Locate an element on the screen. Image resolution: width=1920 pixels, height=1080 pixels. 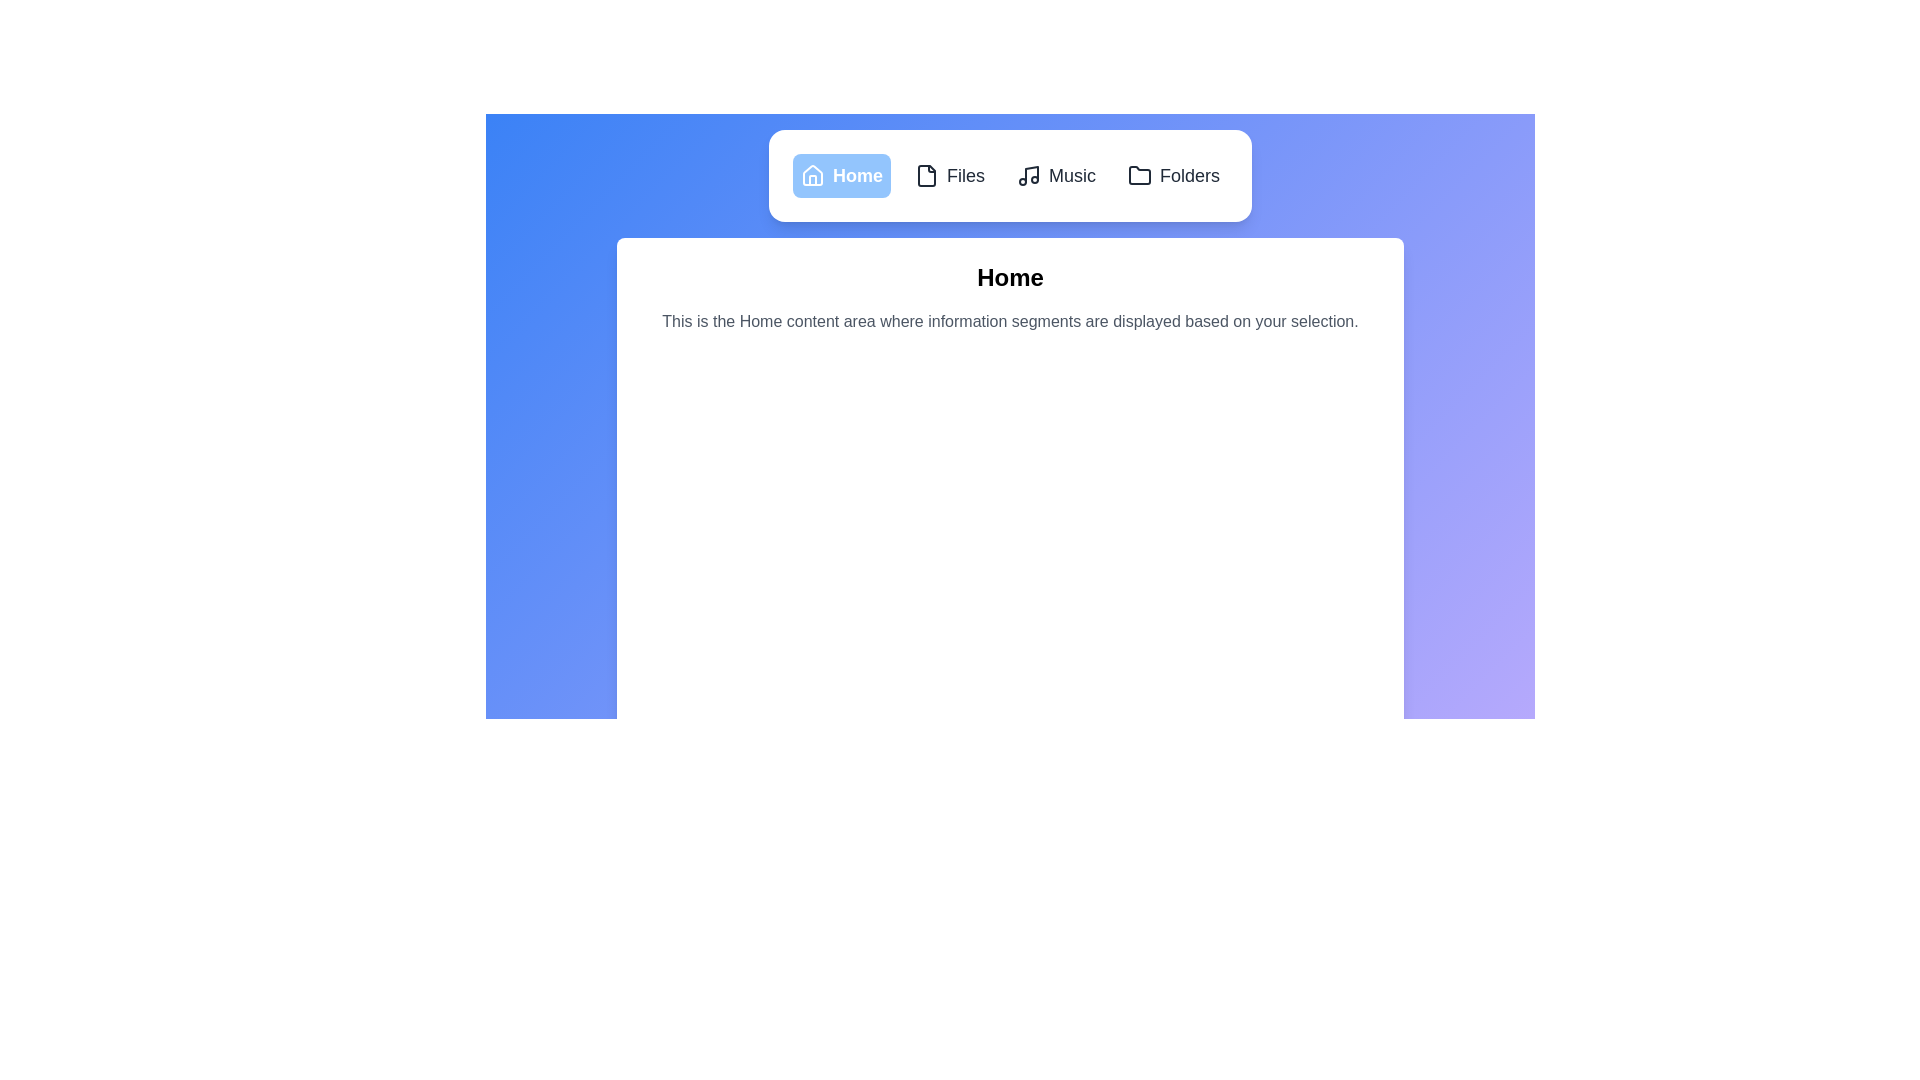
the Music tab to observe visual feedback is located at coordinates (1055, 175).